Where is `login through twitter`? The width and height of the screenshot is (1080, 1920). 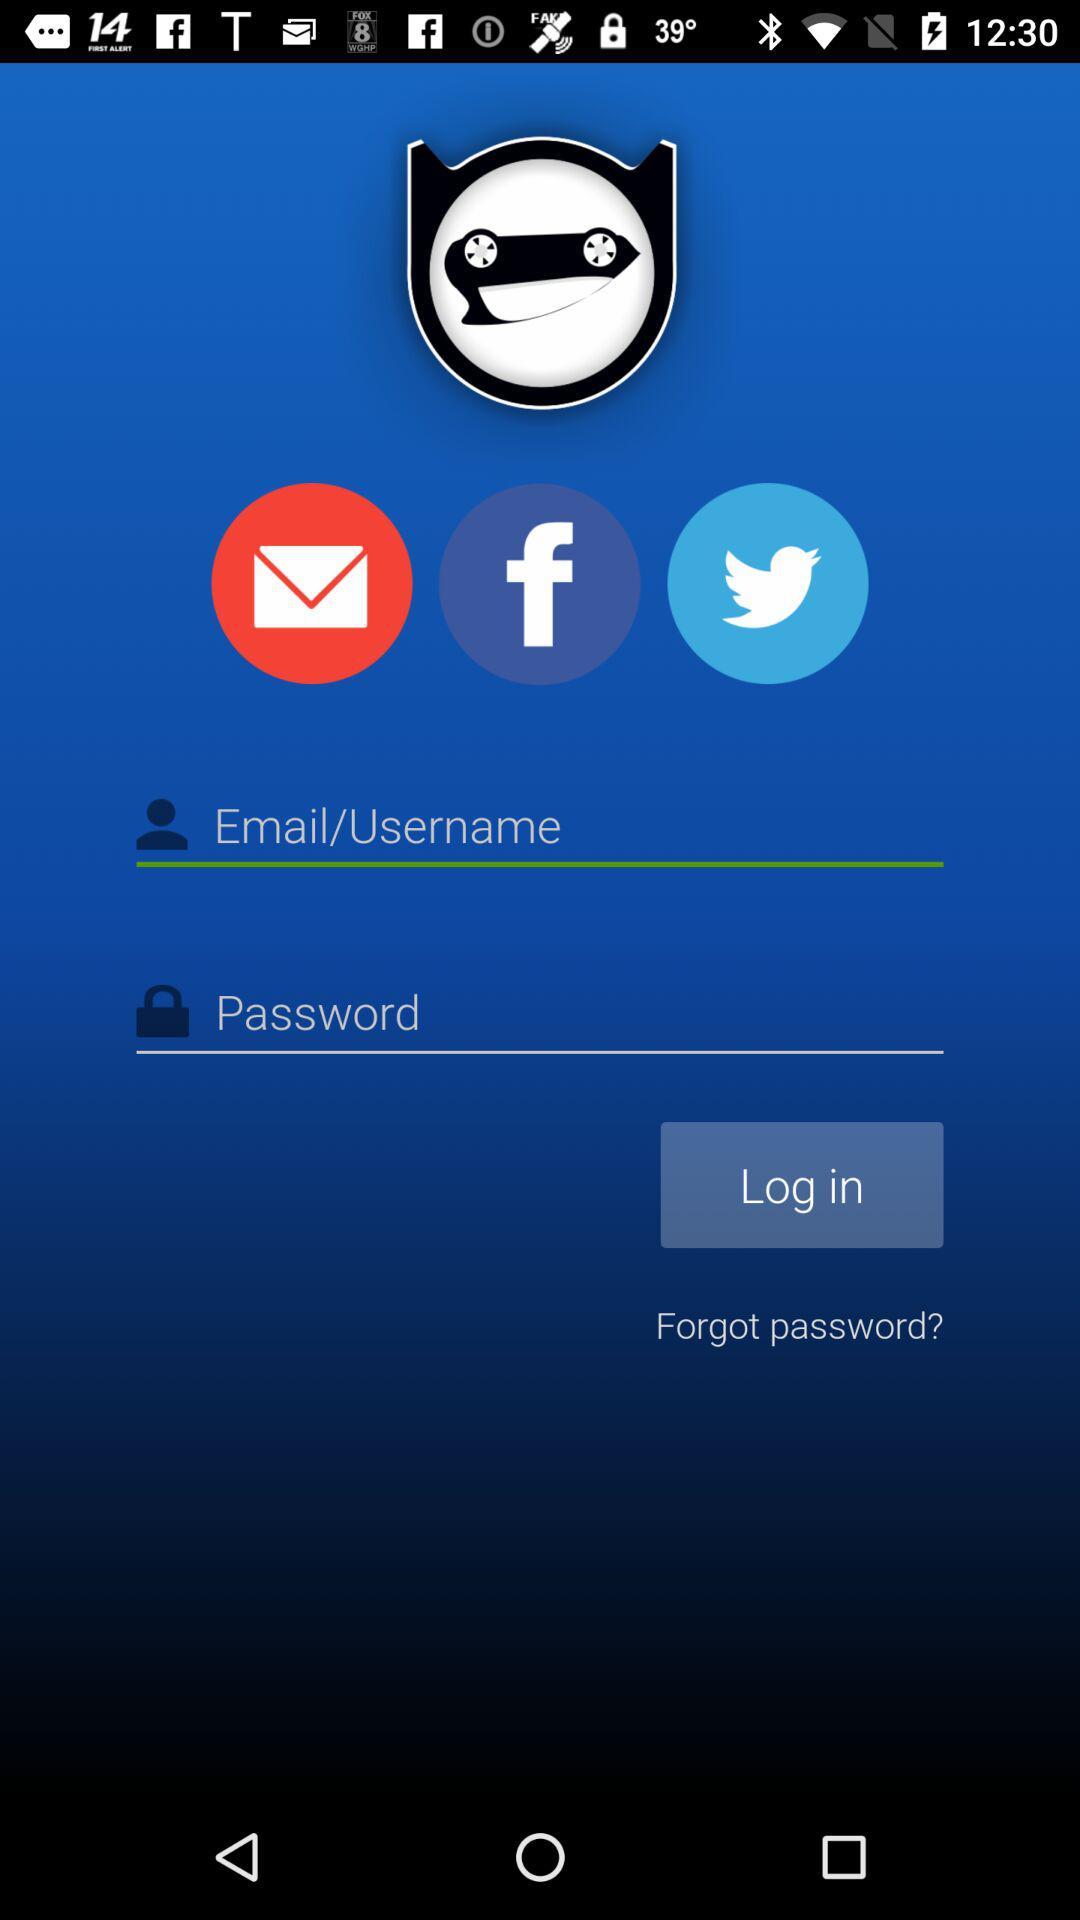 login through twitter is located at coordinates (766, 582).